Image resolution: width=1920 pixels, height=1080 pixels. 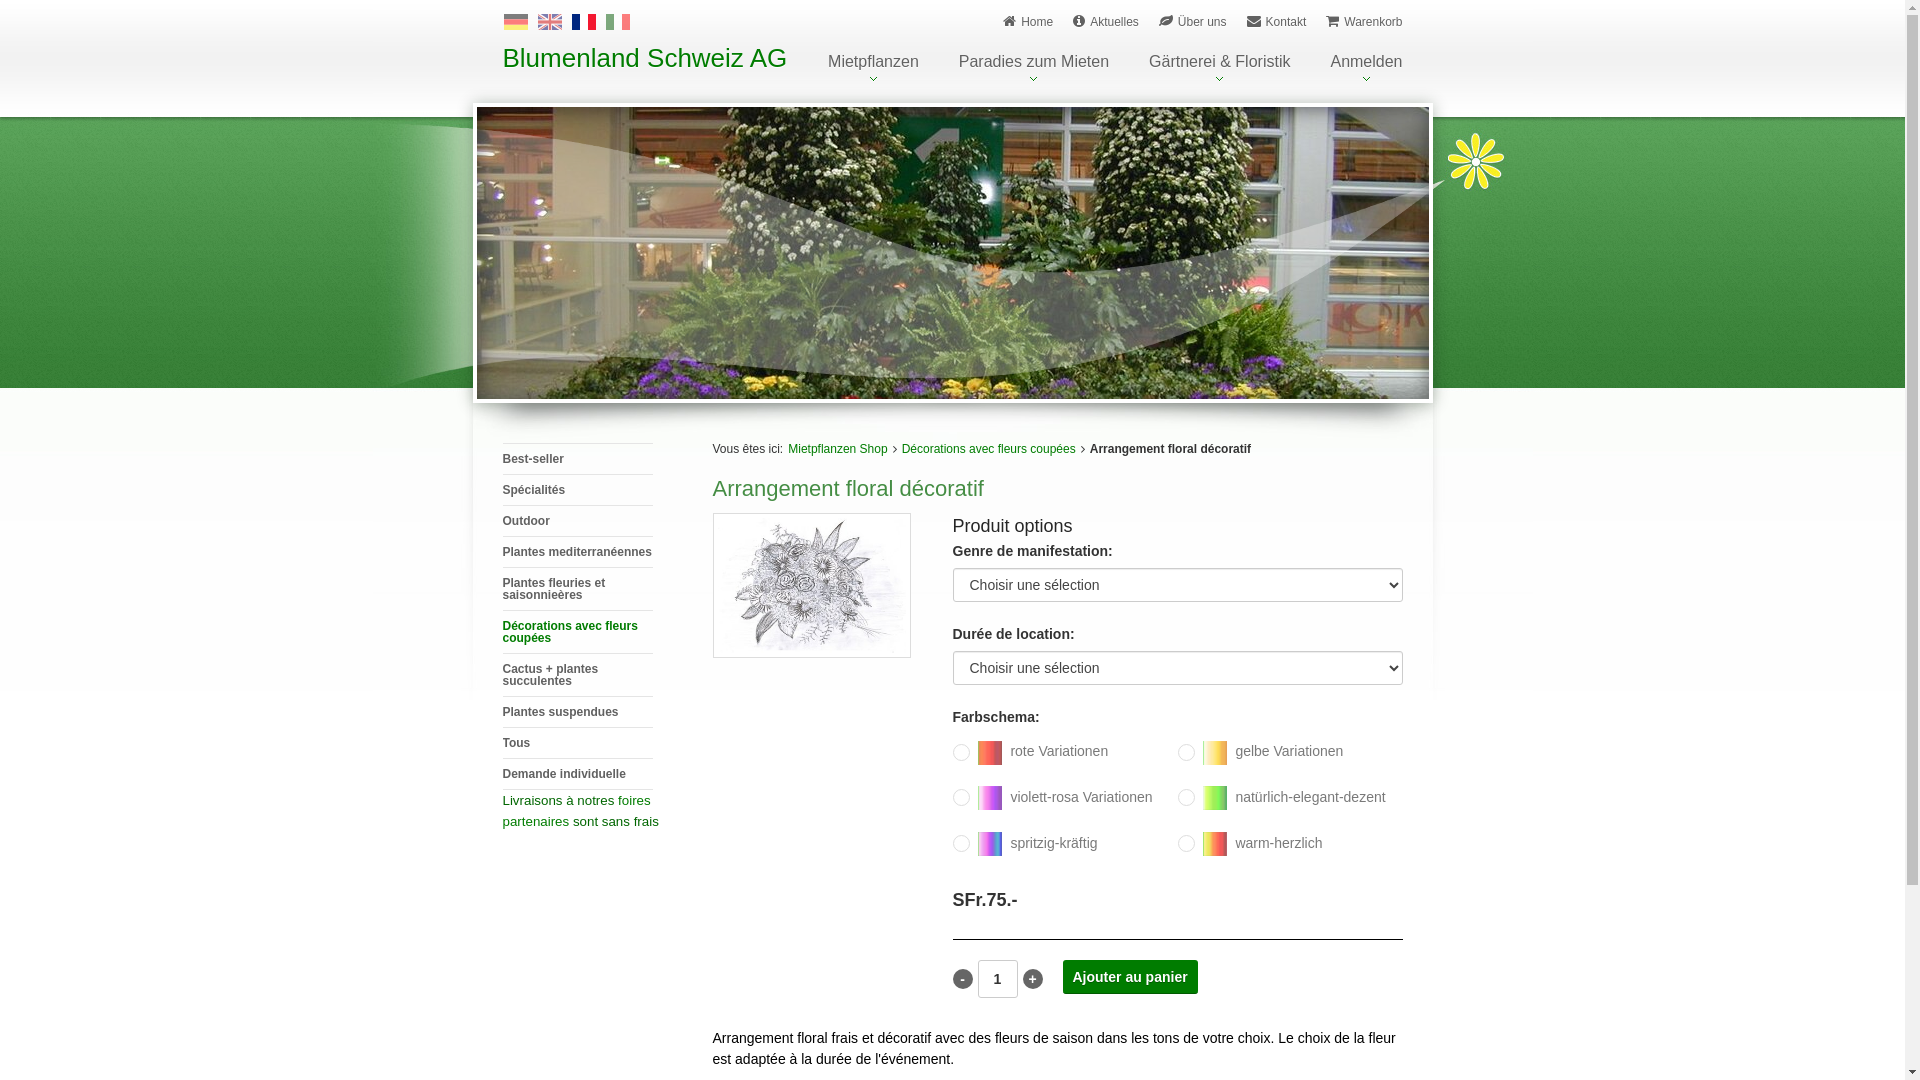 What do you see at coordinates (604, 22) in the screenshot?
I see `'Italiano'` at bounding box center [604, 22].